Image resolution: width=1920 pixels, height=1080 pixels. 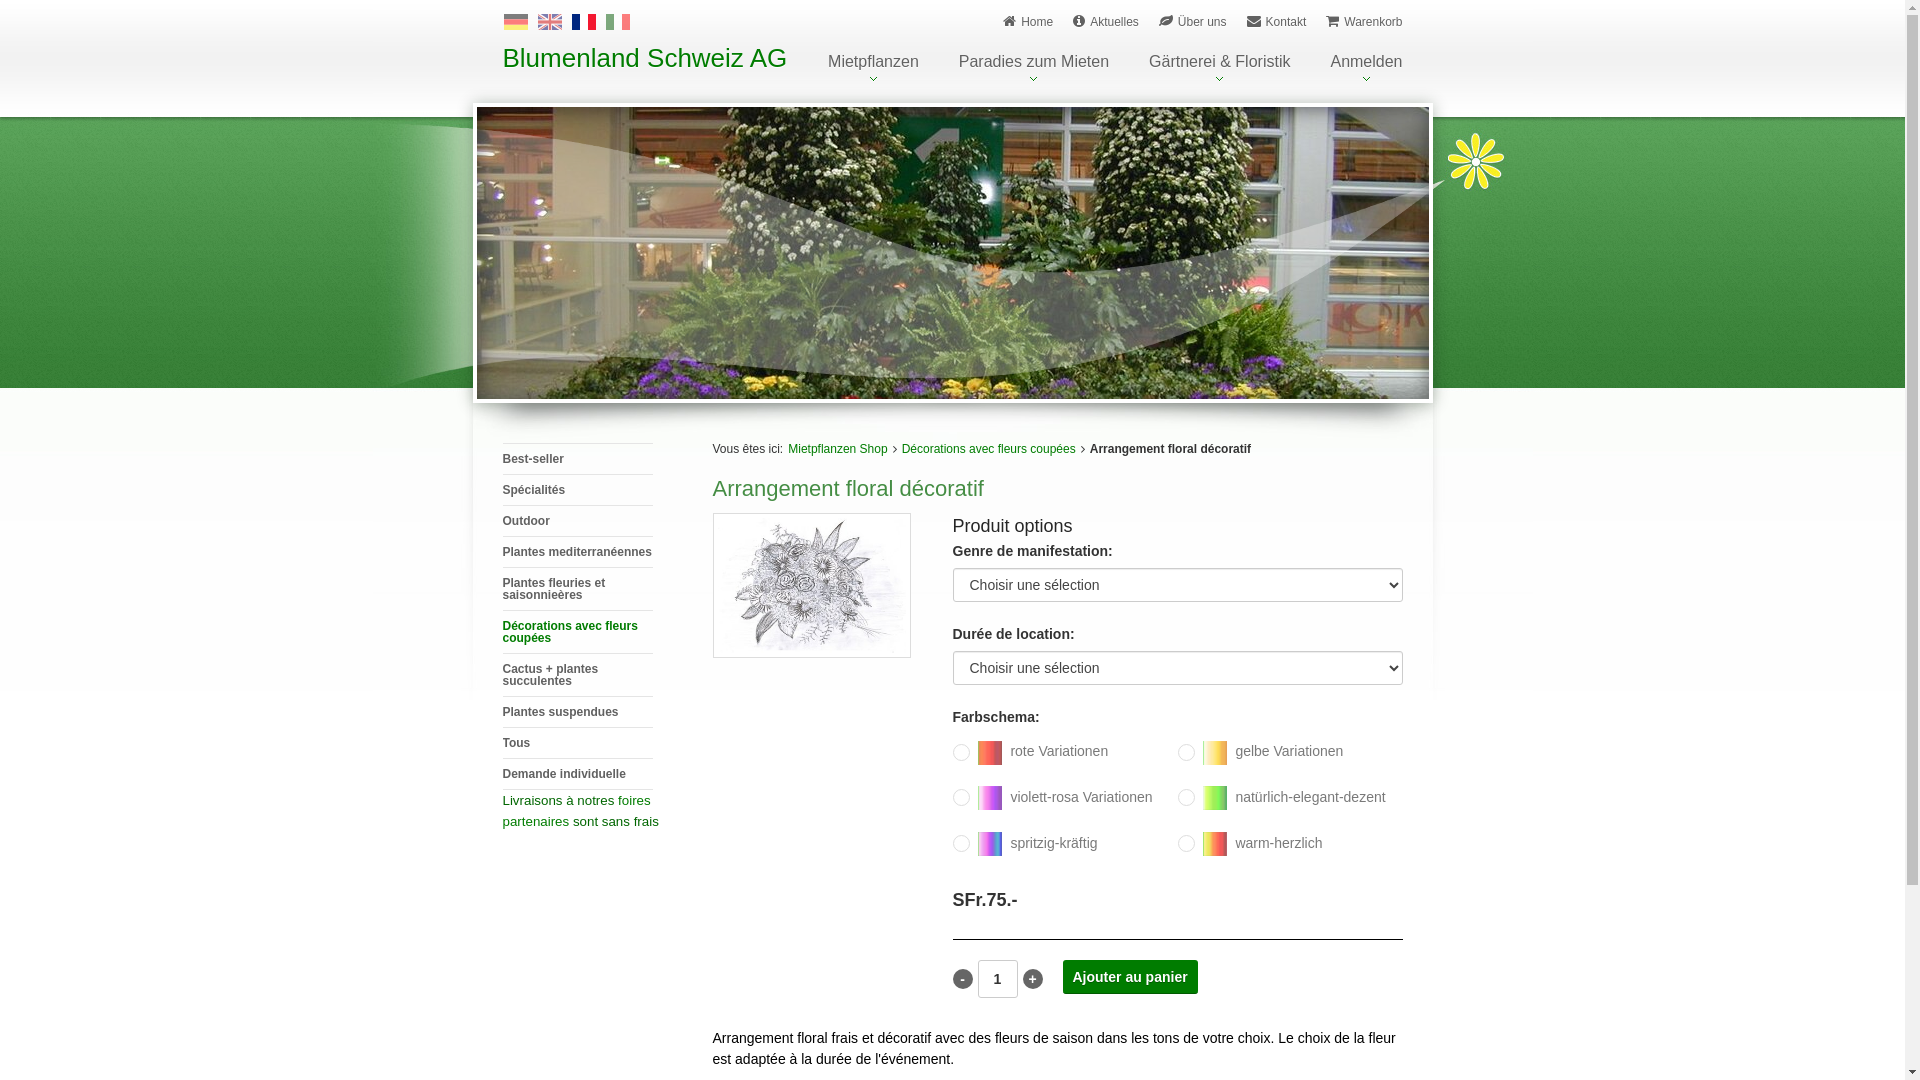 What do you see at coordinates (604, 22) in the screenshot?
I see `'Italiano'` at bounding box center [604, 22].